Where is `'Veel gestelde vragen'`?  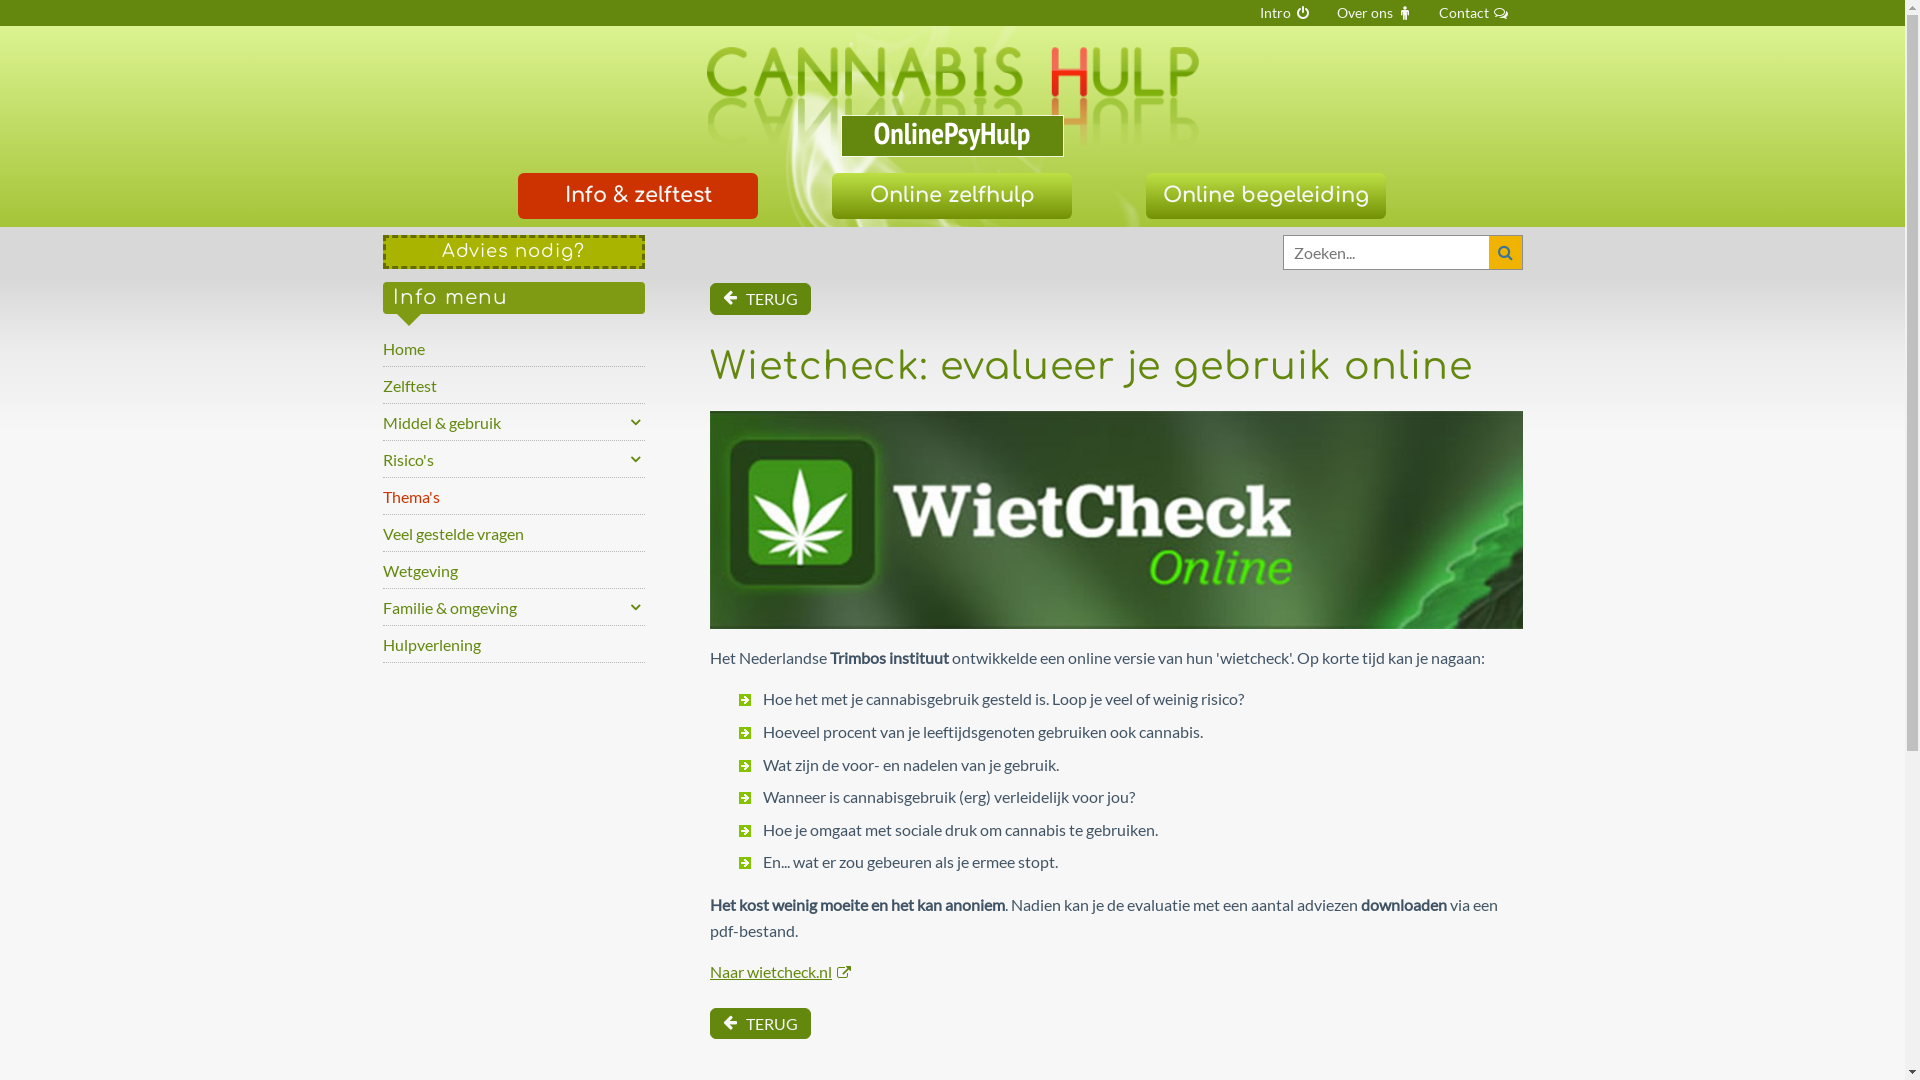
'Veel gestelde vragen' is located at coordinates (382, 531).